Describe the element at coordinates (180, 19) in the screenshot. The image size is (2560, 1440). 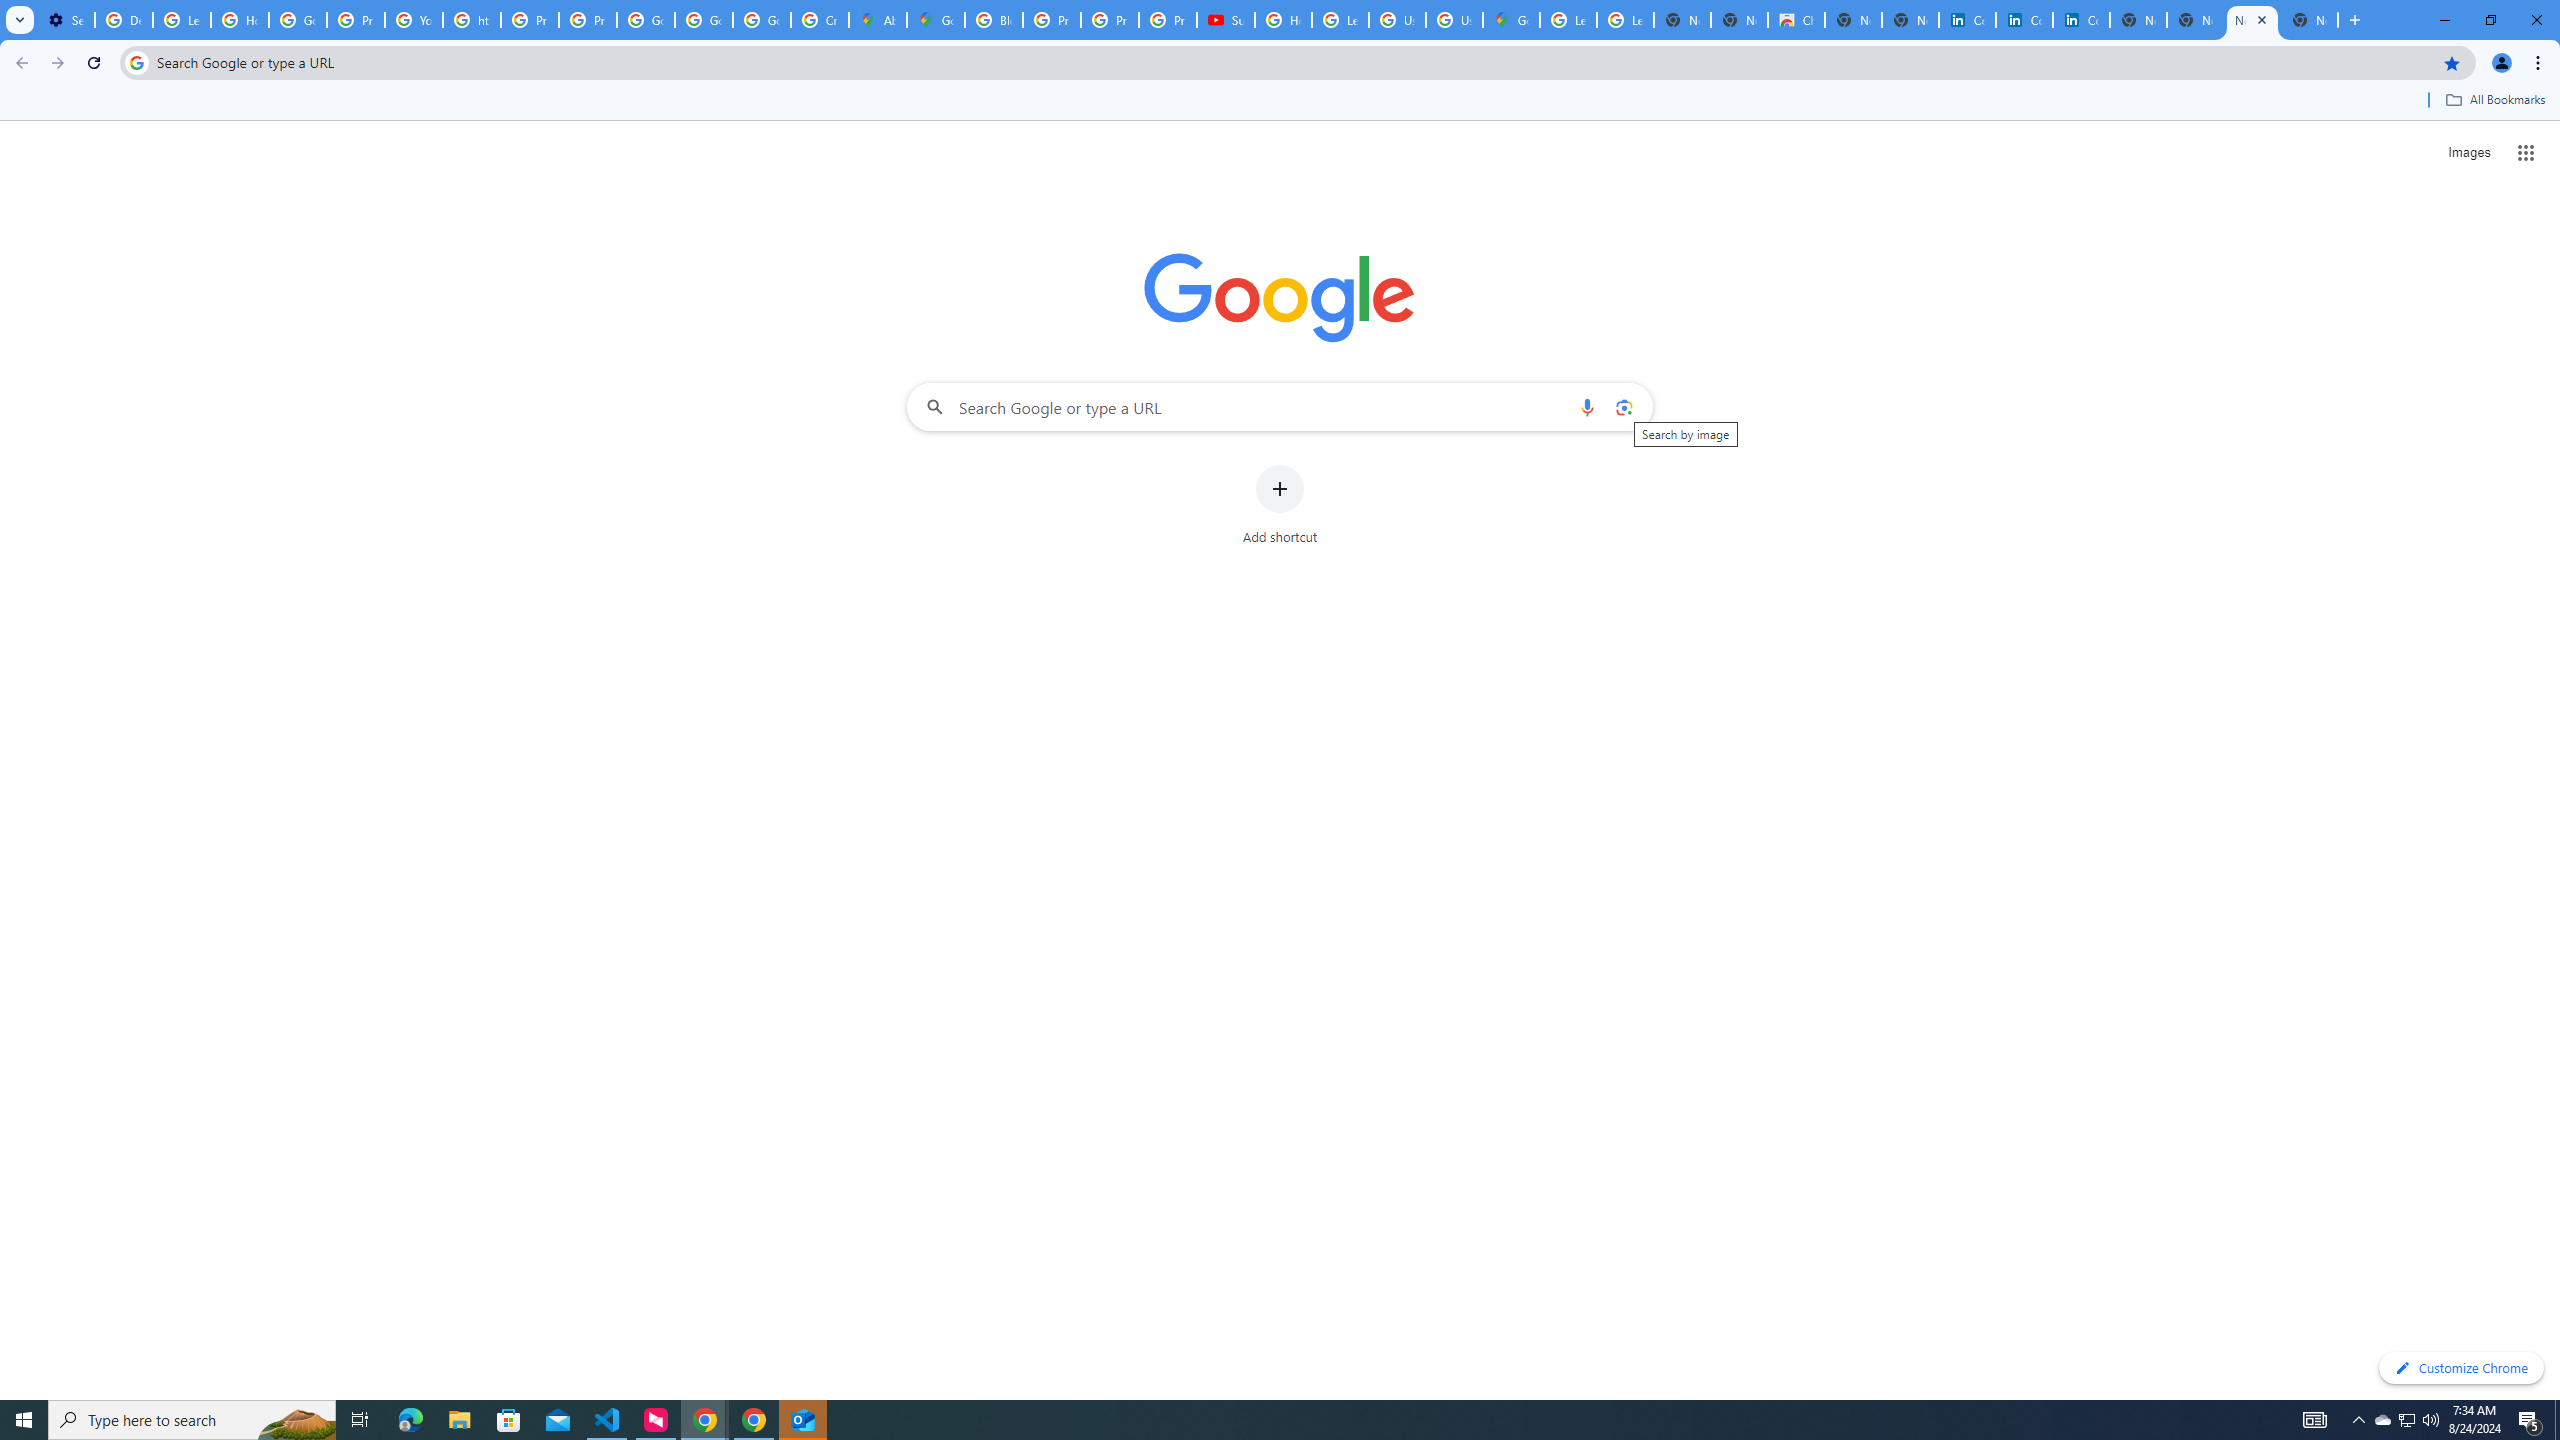
I see `'Learn how to find your photos - Google Photos Help'` at that location.